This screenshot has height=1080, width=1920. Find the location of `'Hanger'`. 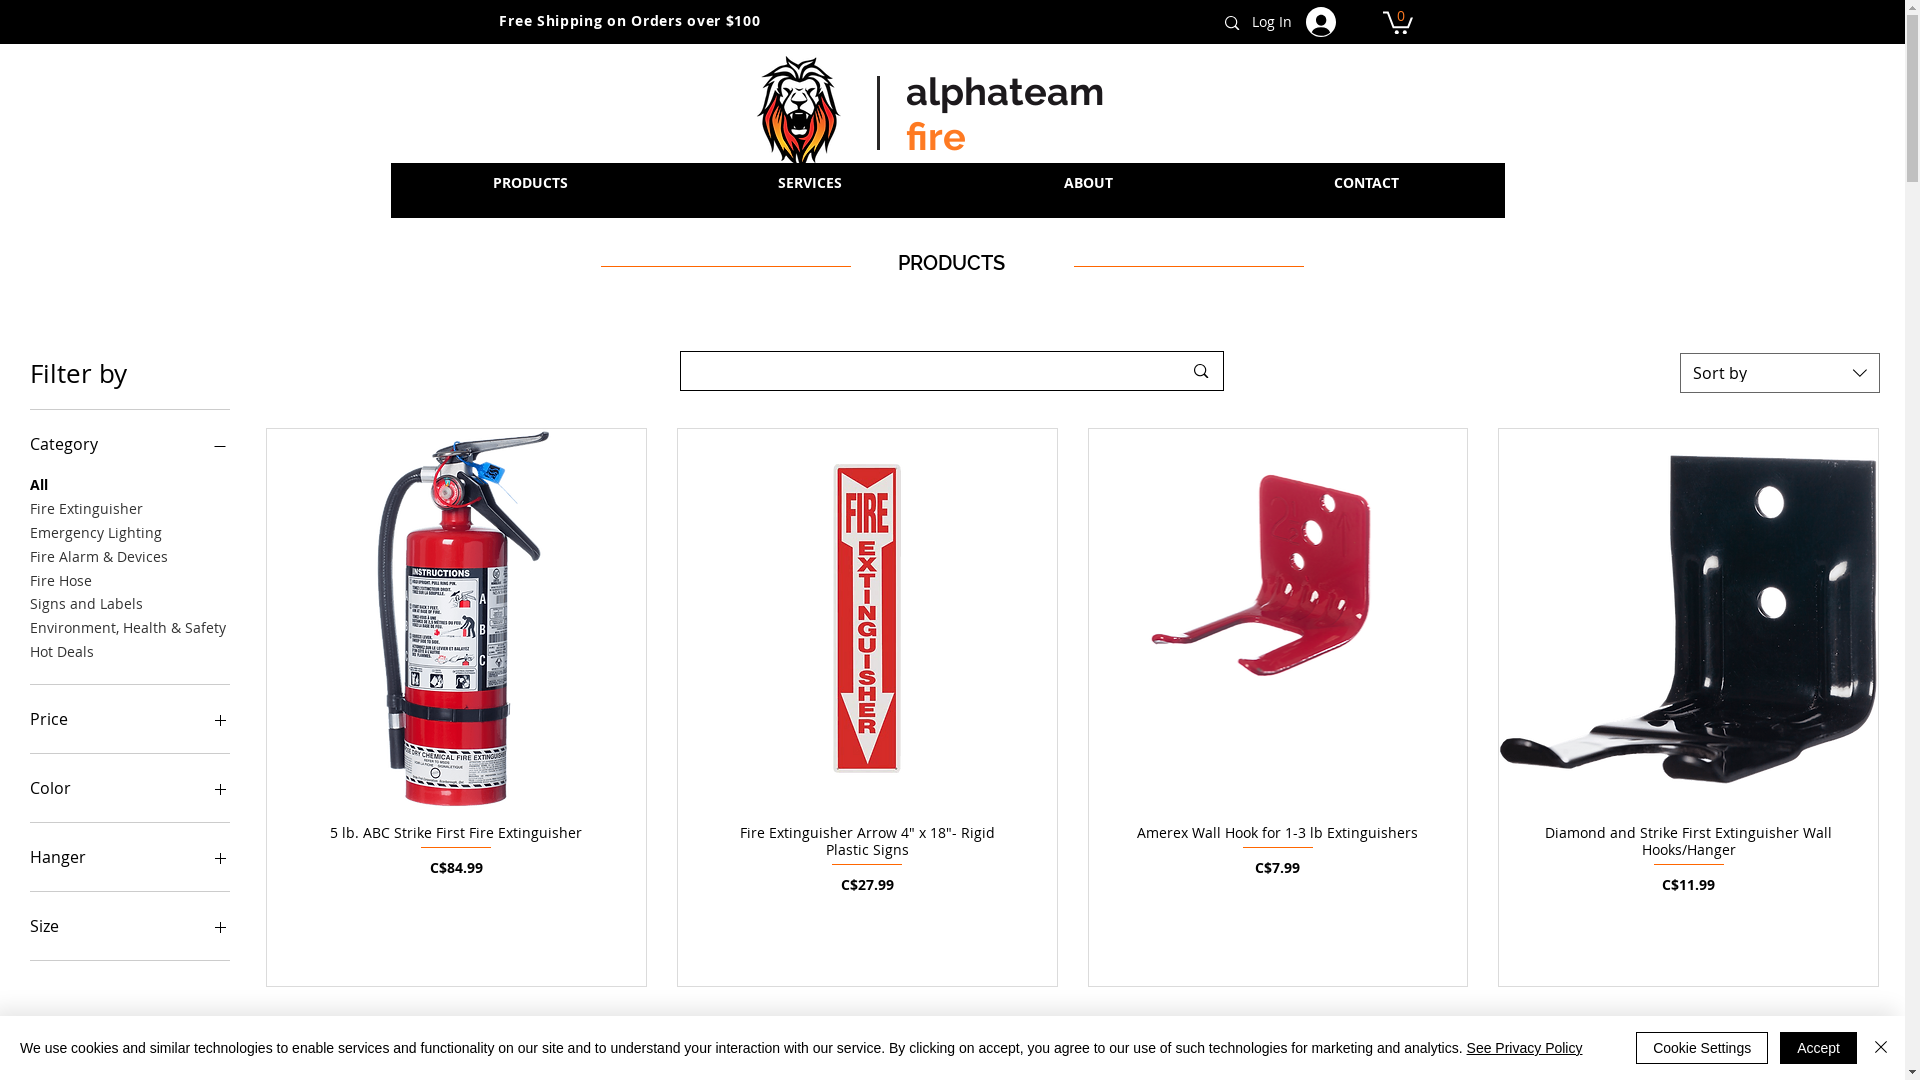

'Hanger' is located at coordinates (128, 855).